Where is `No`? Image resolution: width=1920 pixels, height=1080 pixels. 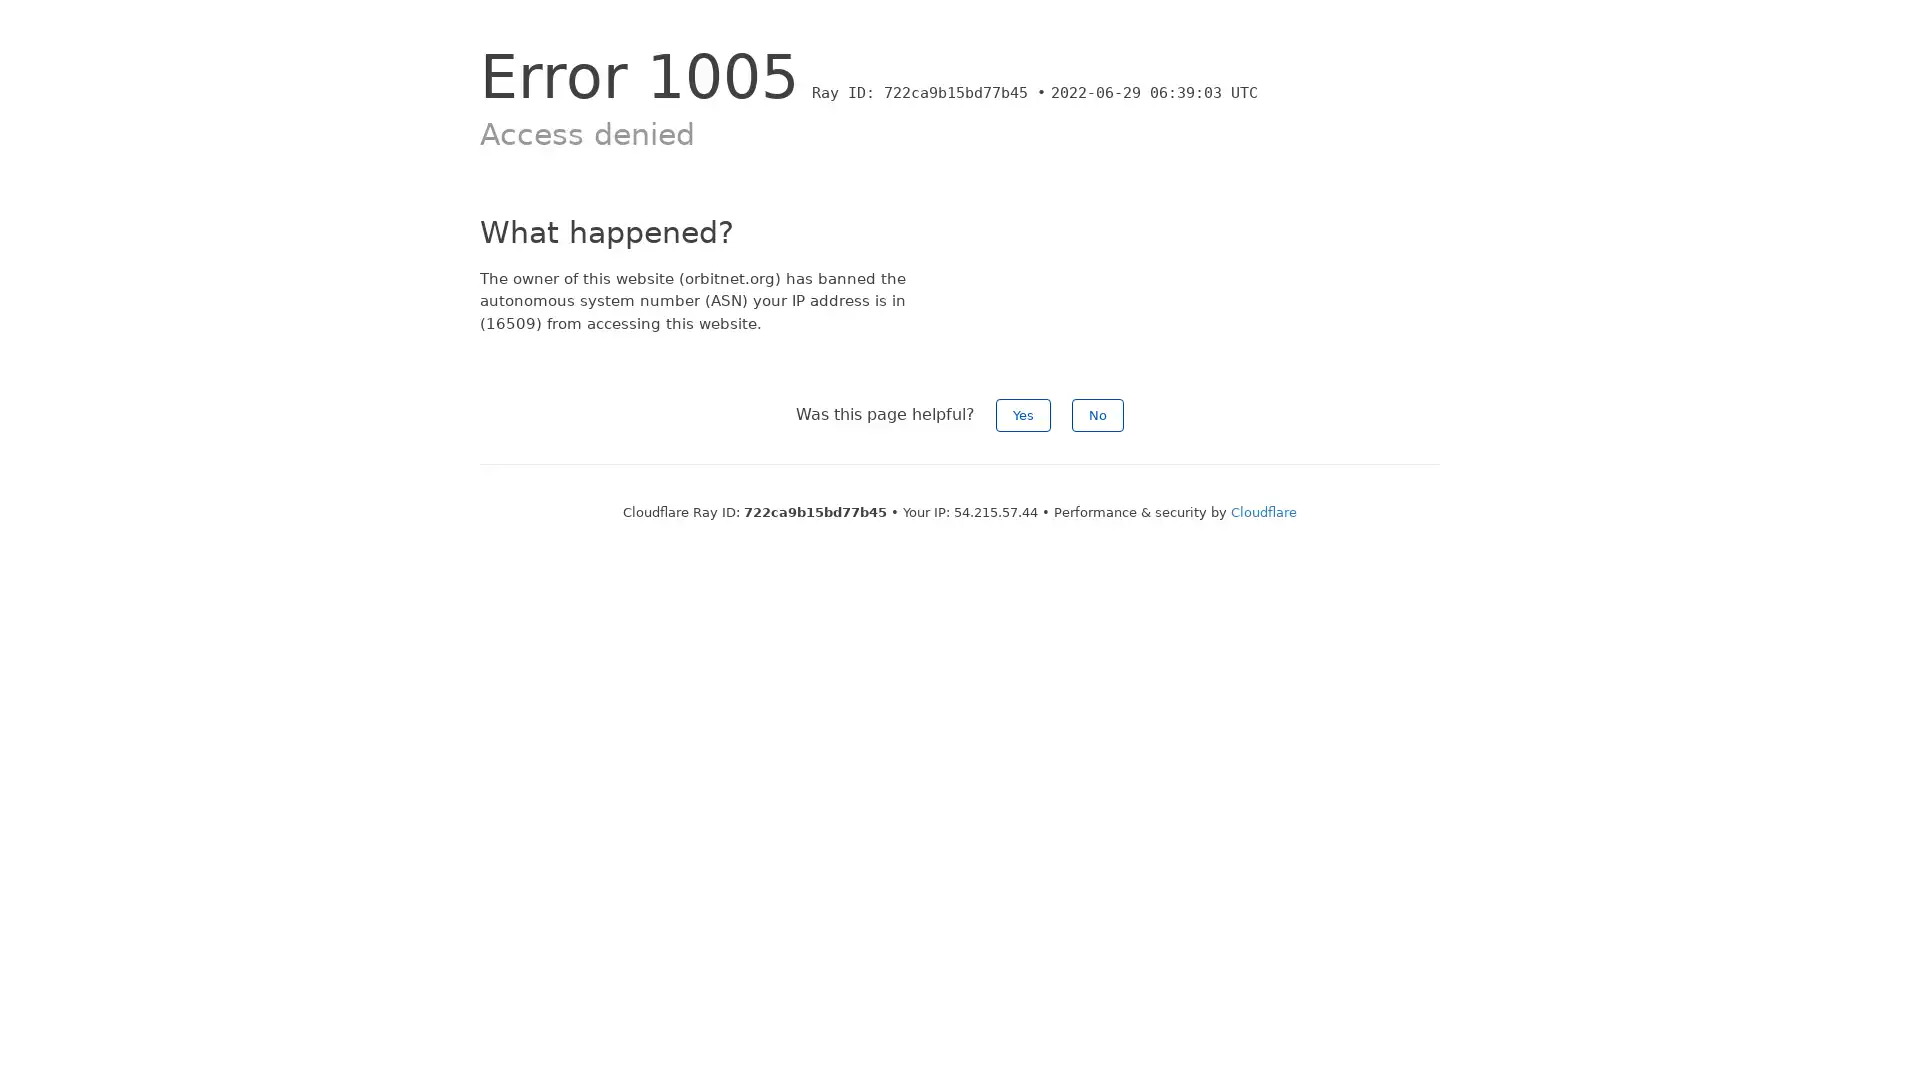 No is located at coordinates (1097, 414).